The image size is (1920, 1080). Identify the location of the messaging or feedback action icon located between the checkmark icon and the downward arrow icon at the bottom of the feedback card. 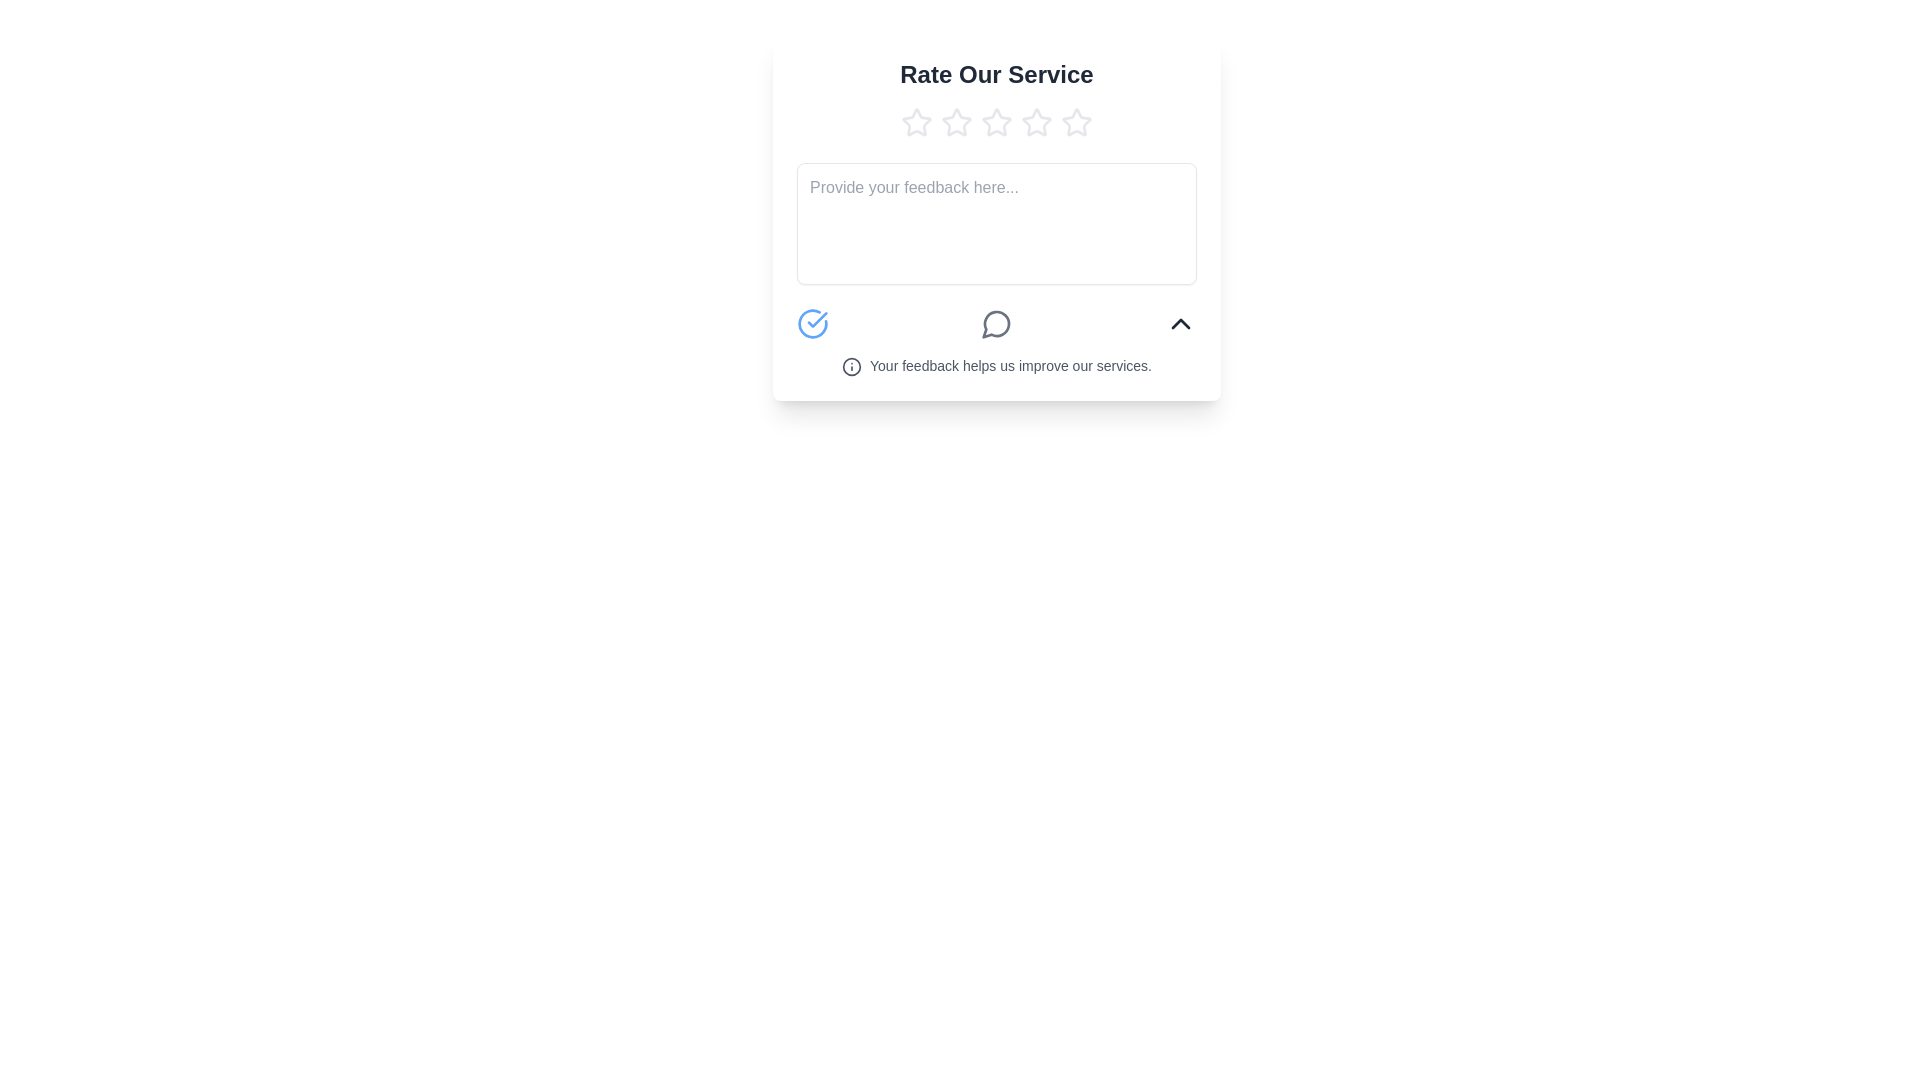
(997, 323).